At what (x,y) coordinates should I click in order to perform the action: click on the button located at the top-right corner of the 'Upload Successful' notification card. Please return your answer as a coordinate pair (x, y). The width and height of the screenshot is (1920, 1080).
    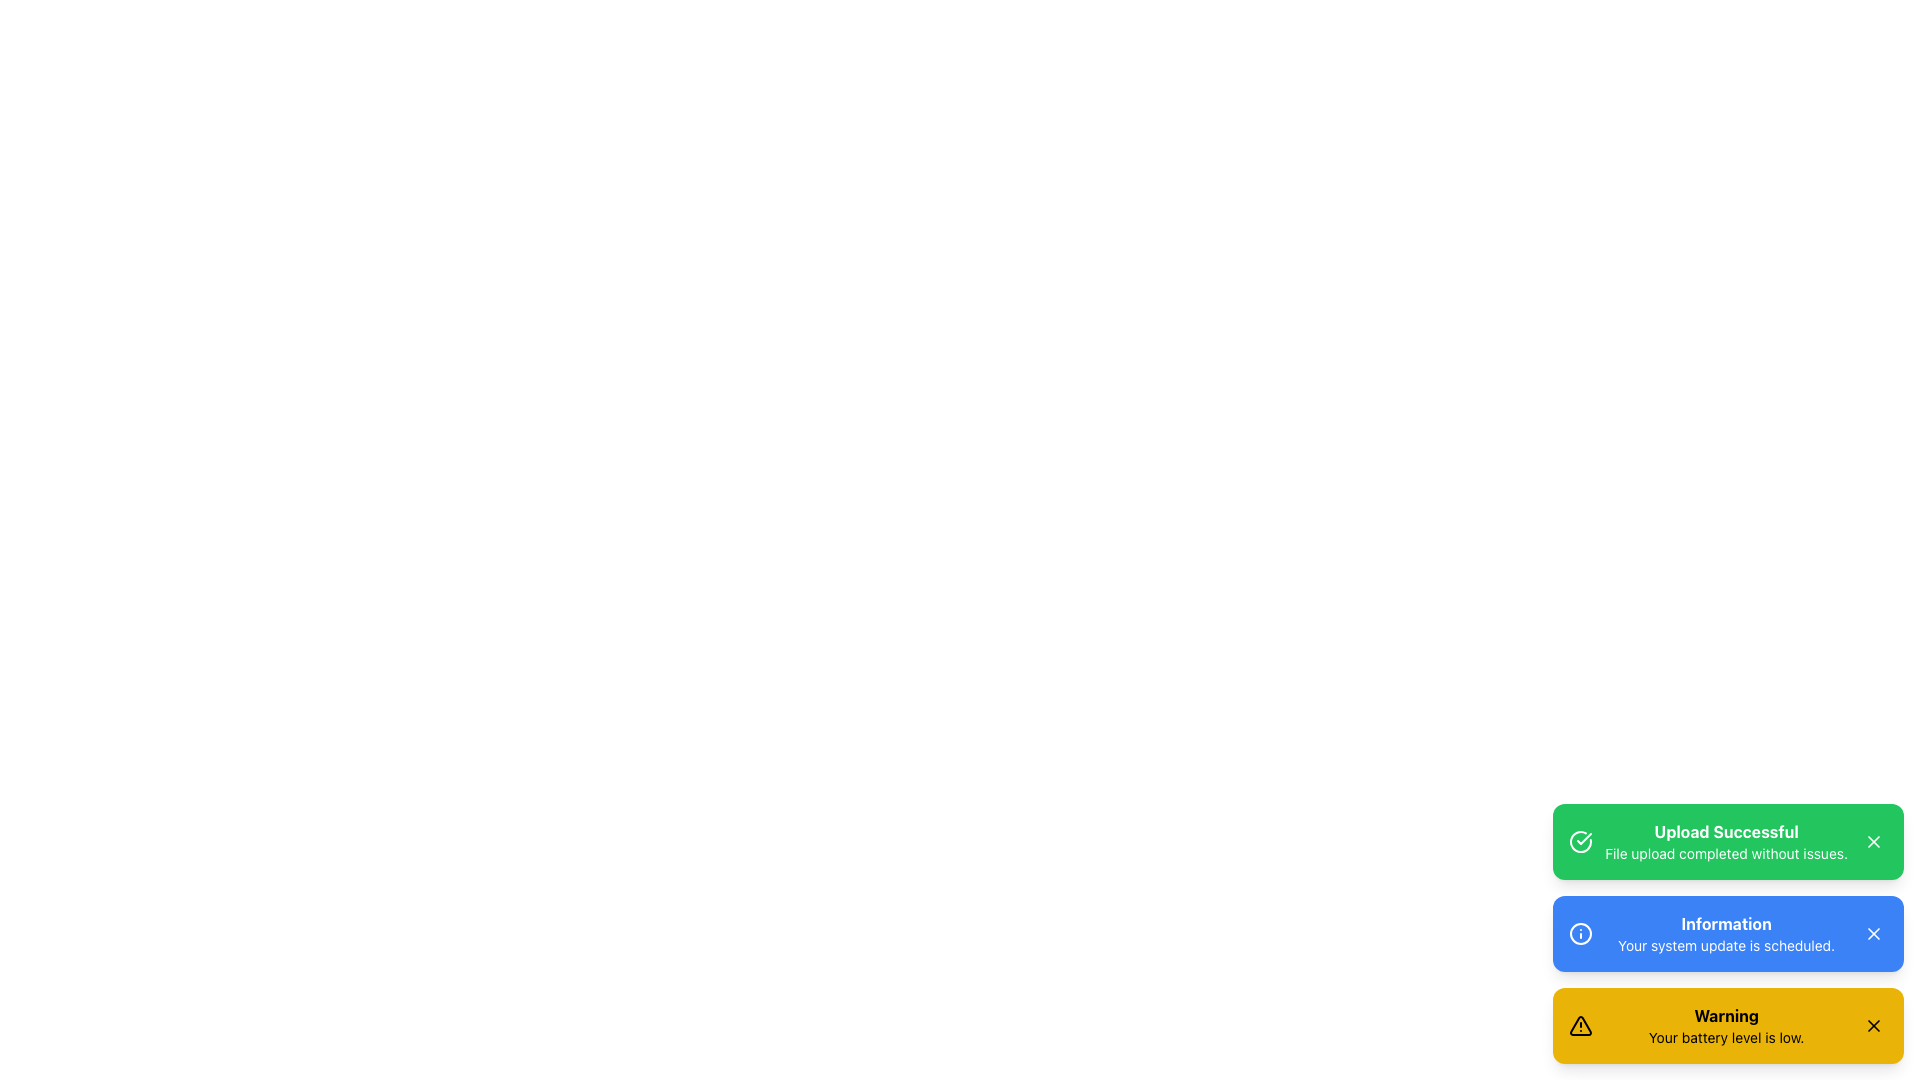
    Looking at the image, I should click on (1872, 841).